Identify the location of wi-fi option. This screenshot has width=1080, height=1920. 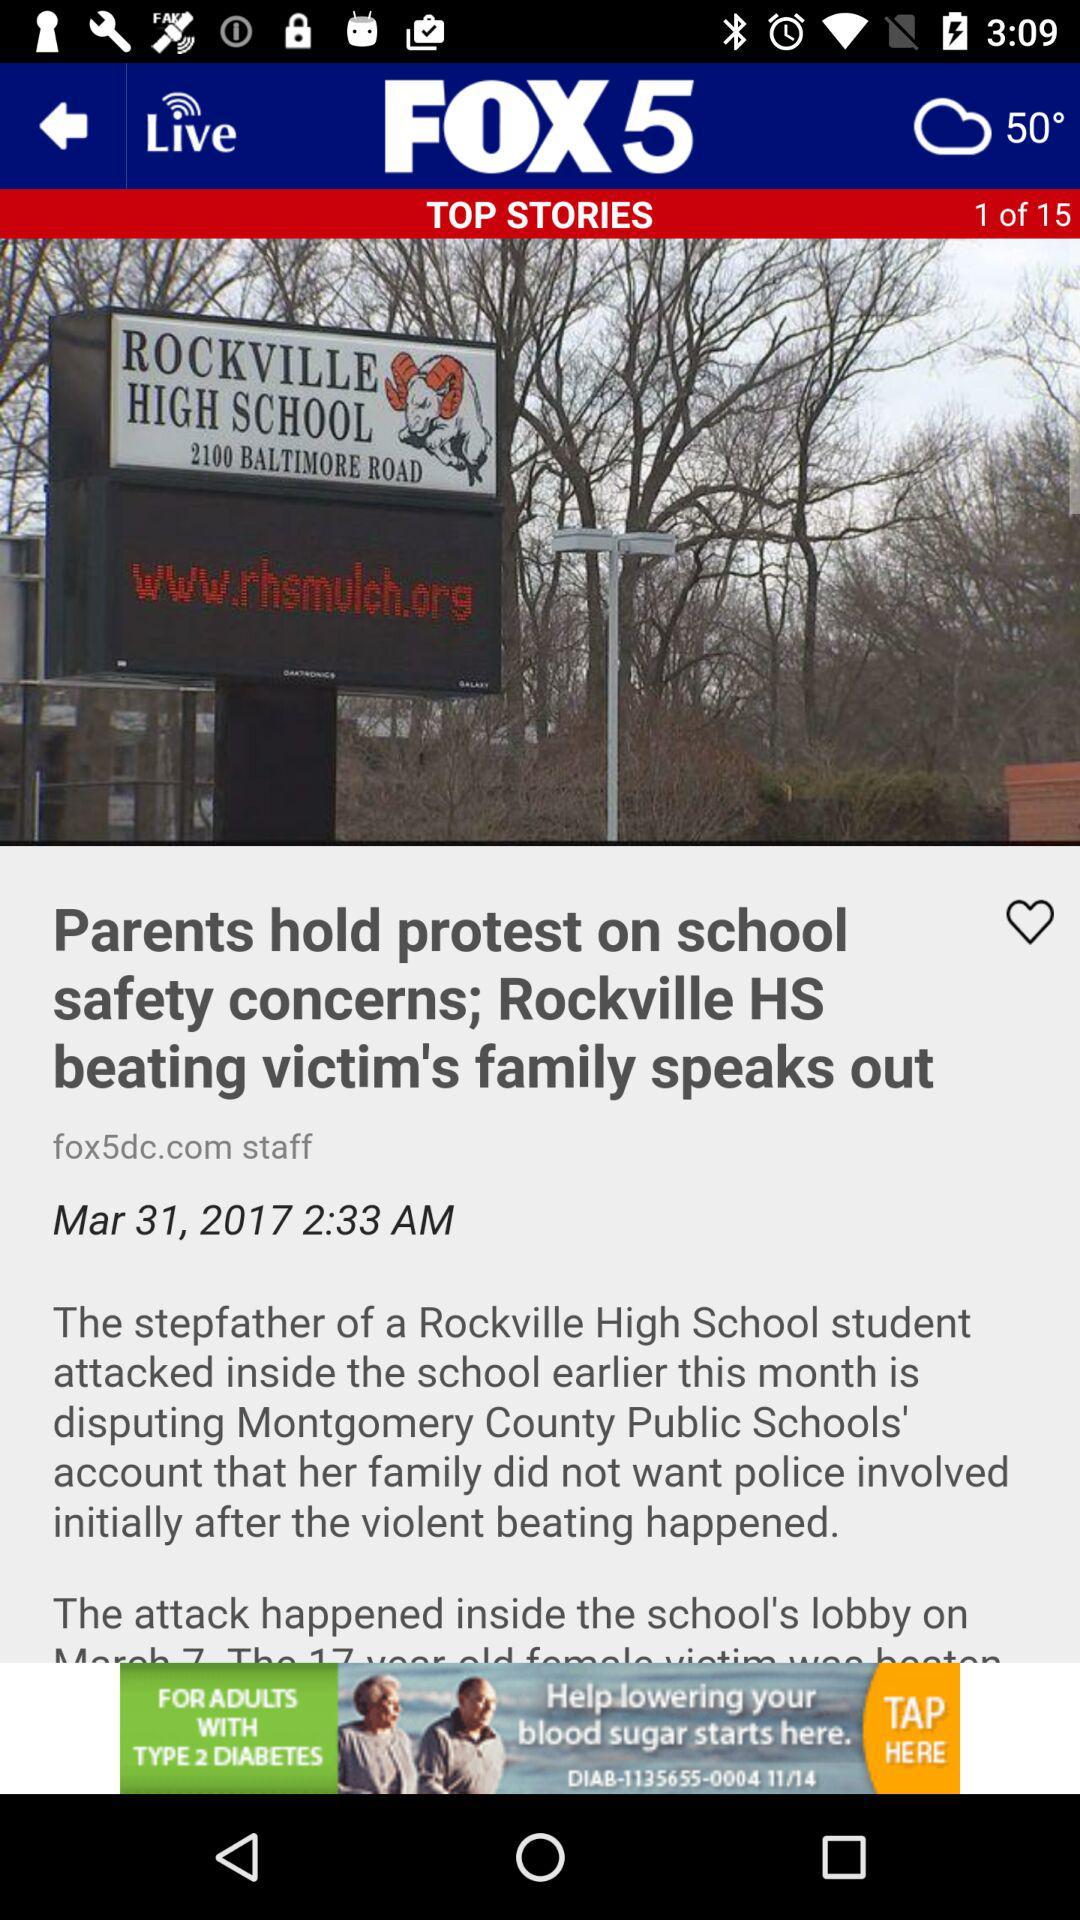
(189, 124).